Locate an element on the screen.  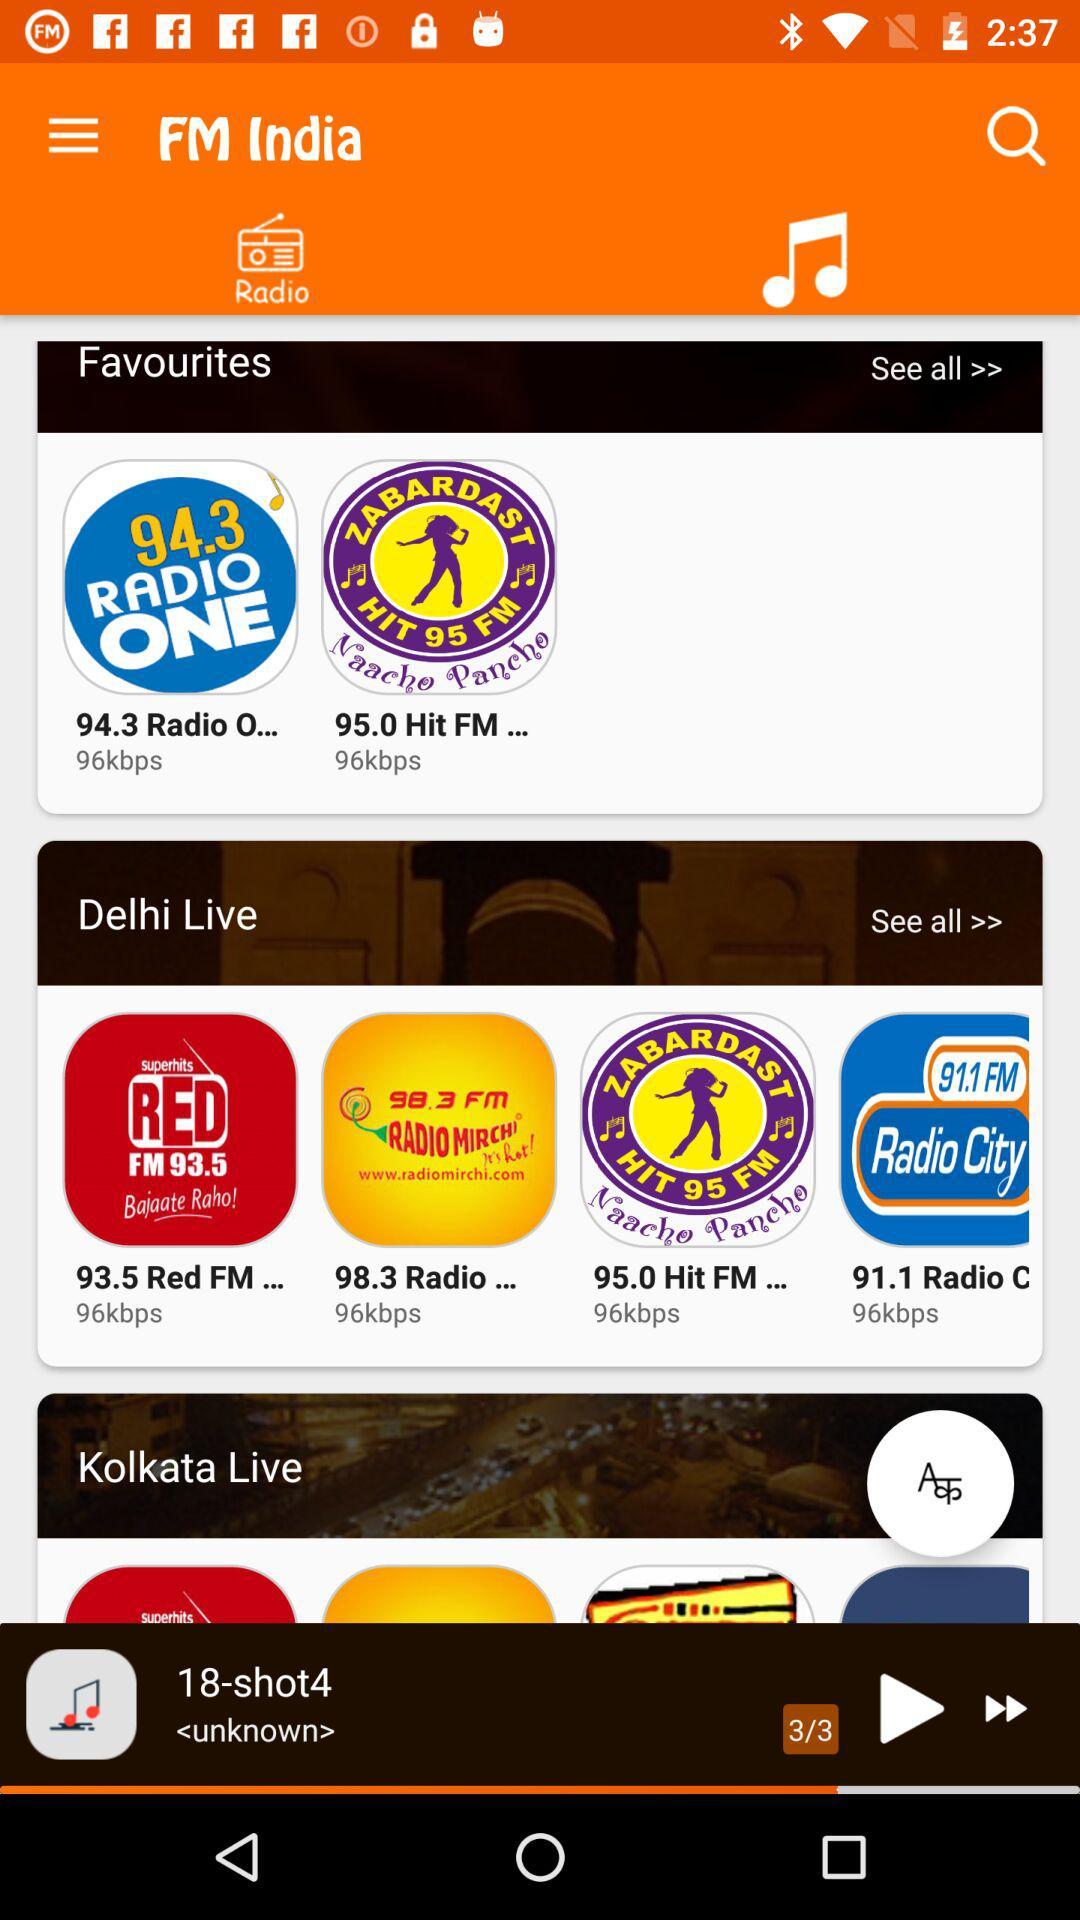
music playlist is located at coordinates (810, 251).